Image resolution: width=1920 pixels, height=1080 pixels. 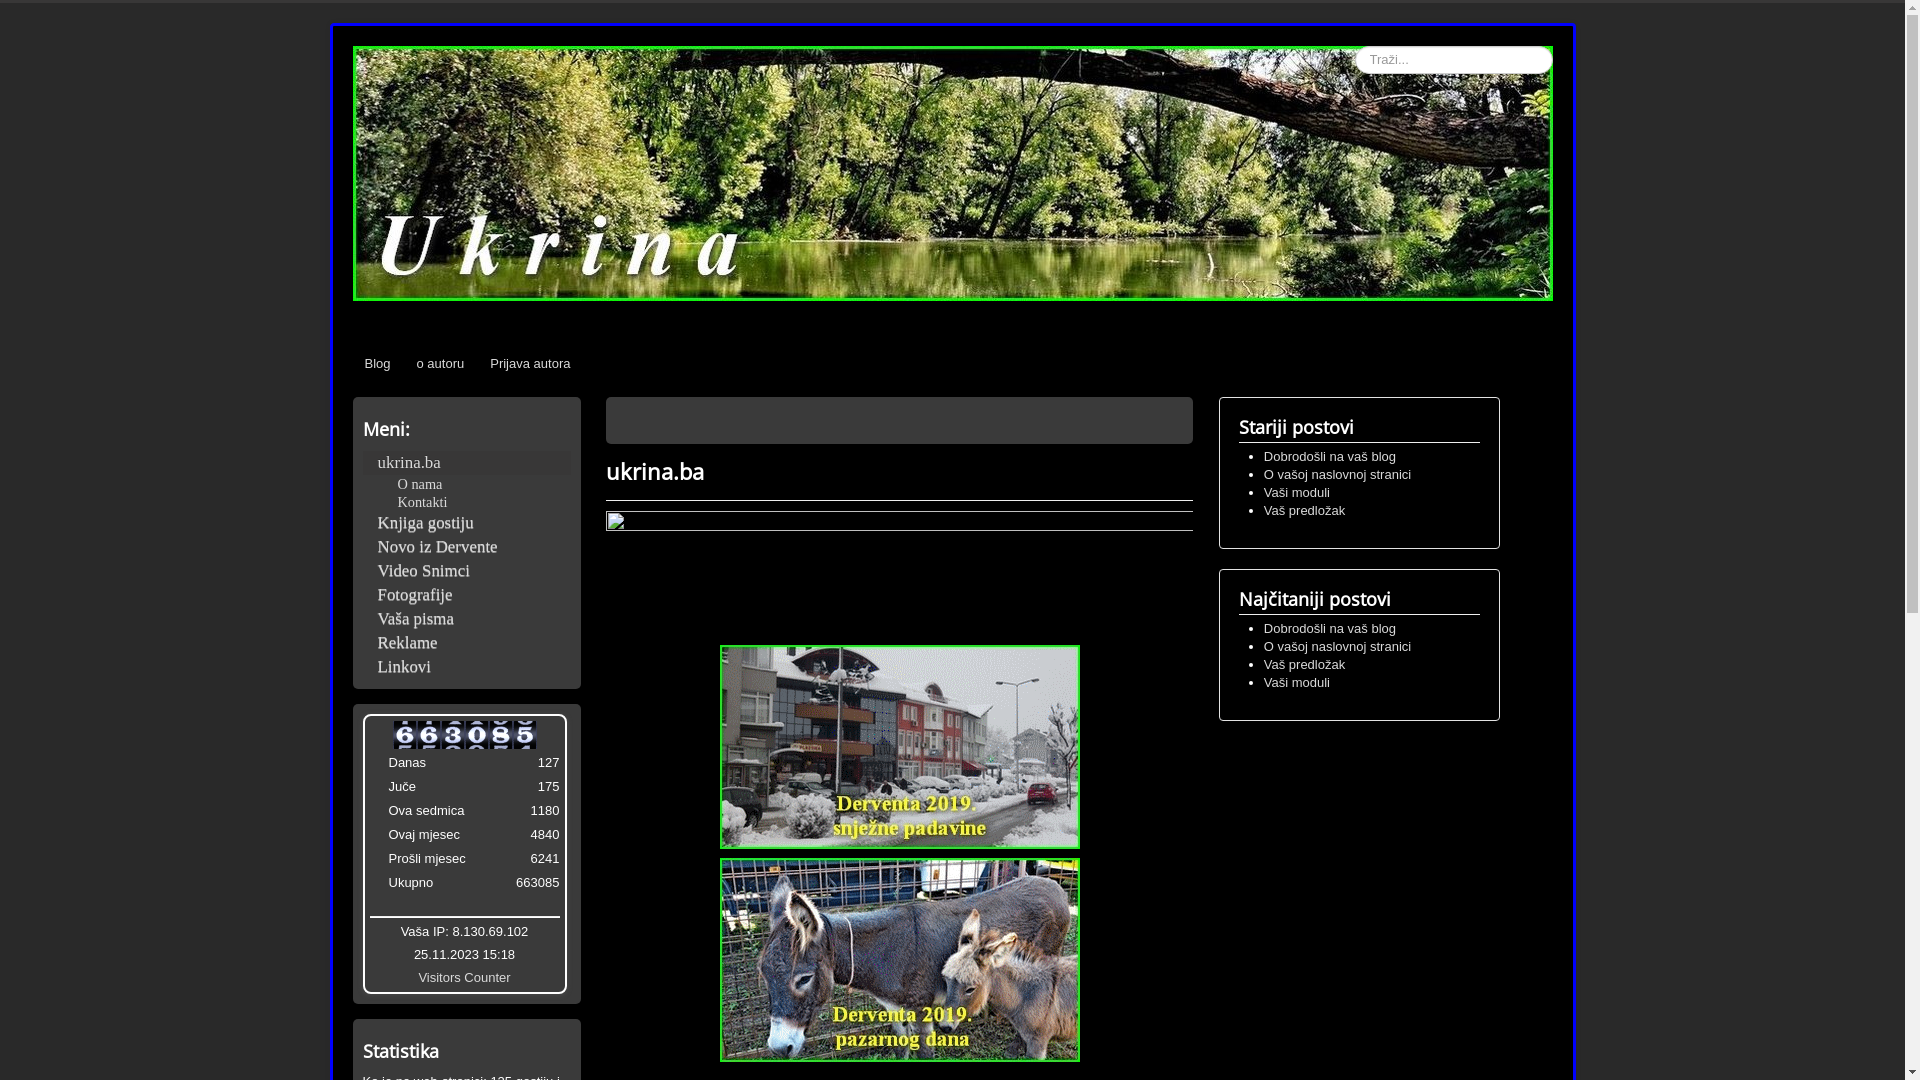 What do you see at coordinates (361, 643) in the screenshot?
I see `'Reklame'` at bounding box center [361, 643].